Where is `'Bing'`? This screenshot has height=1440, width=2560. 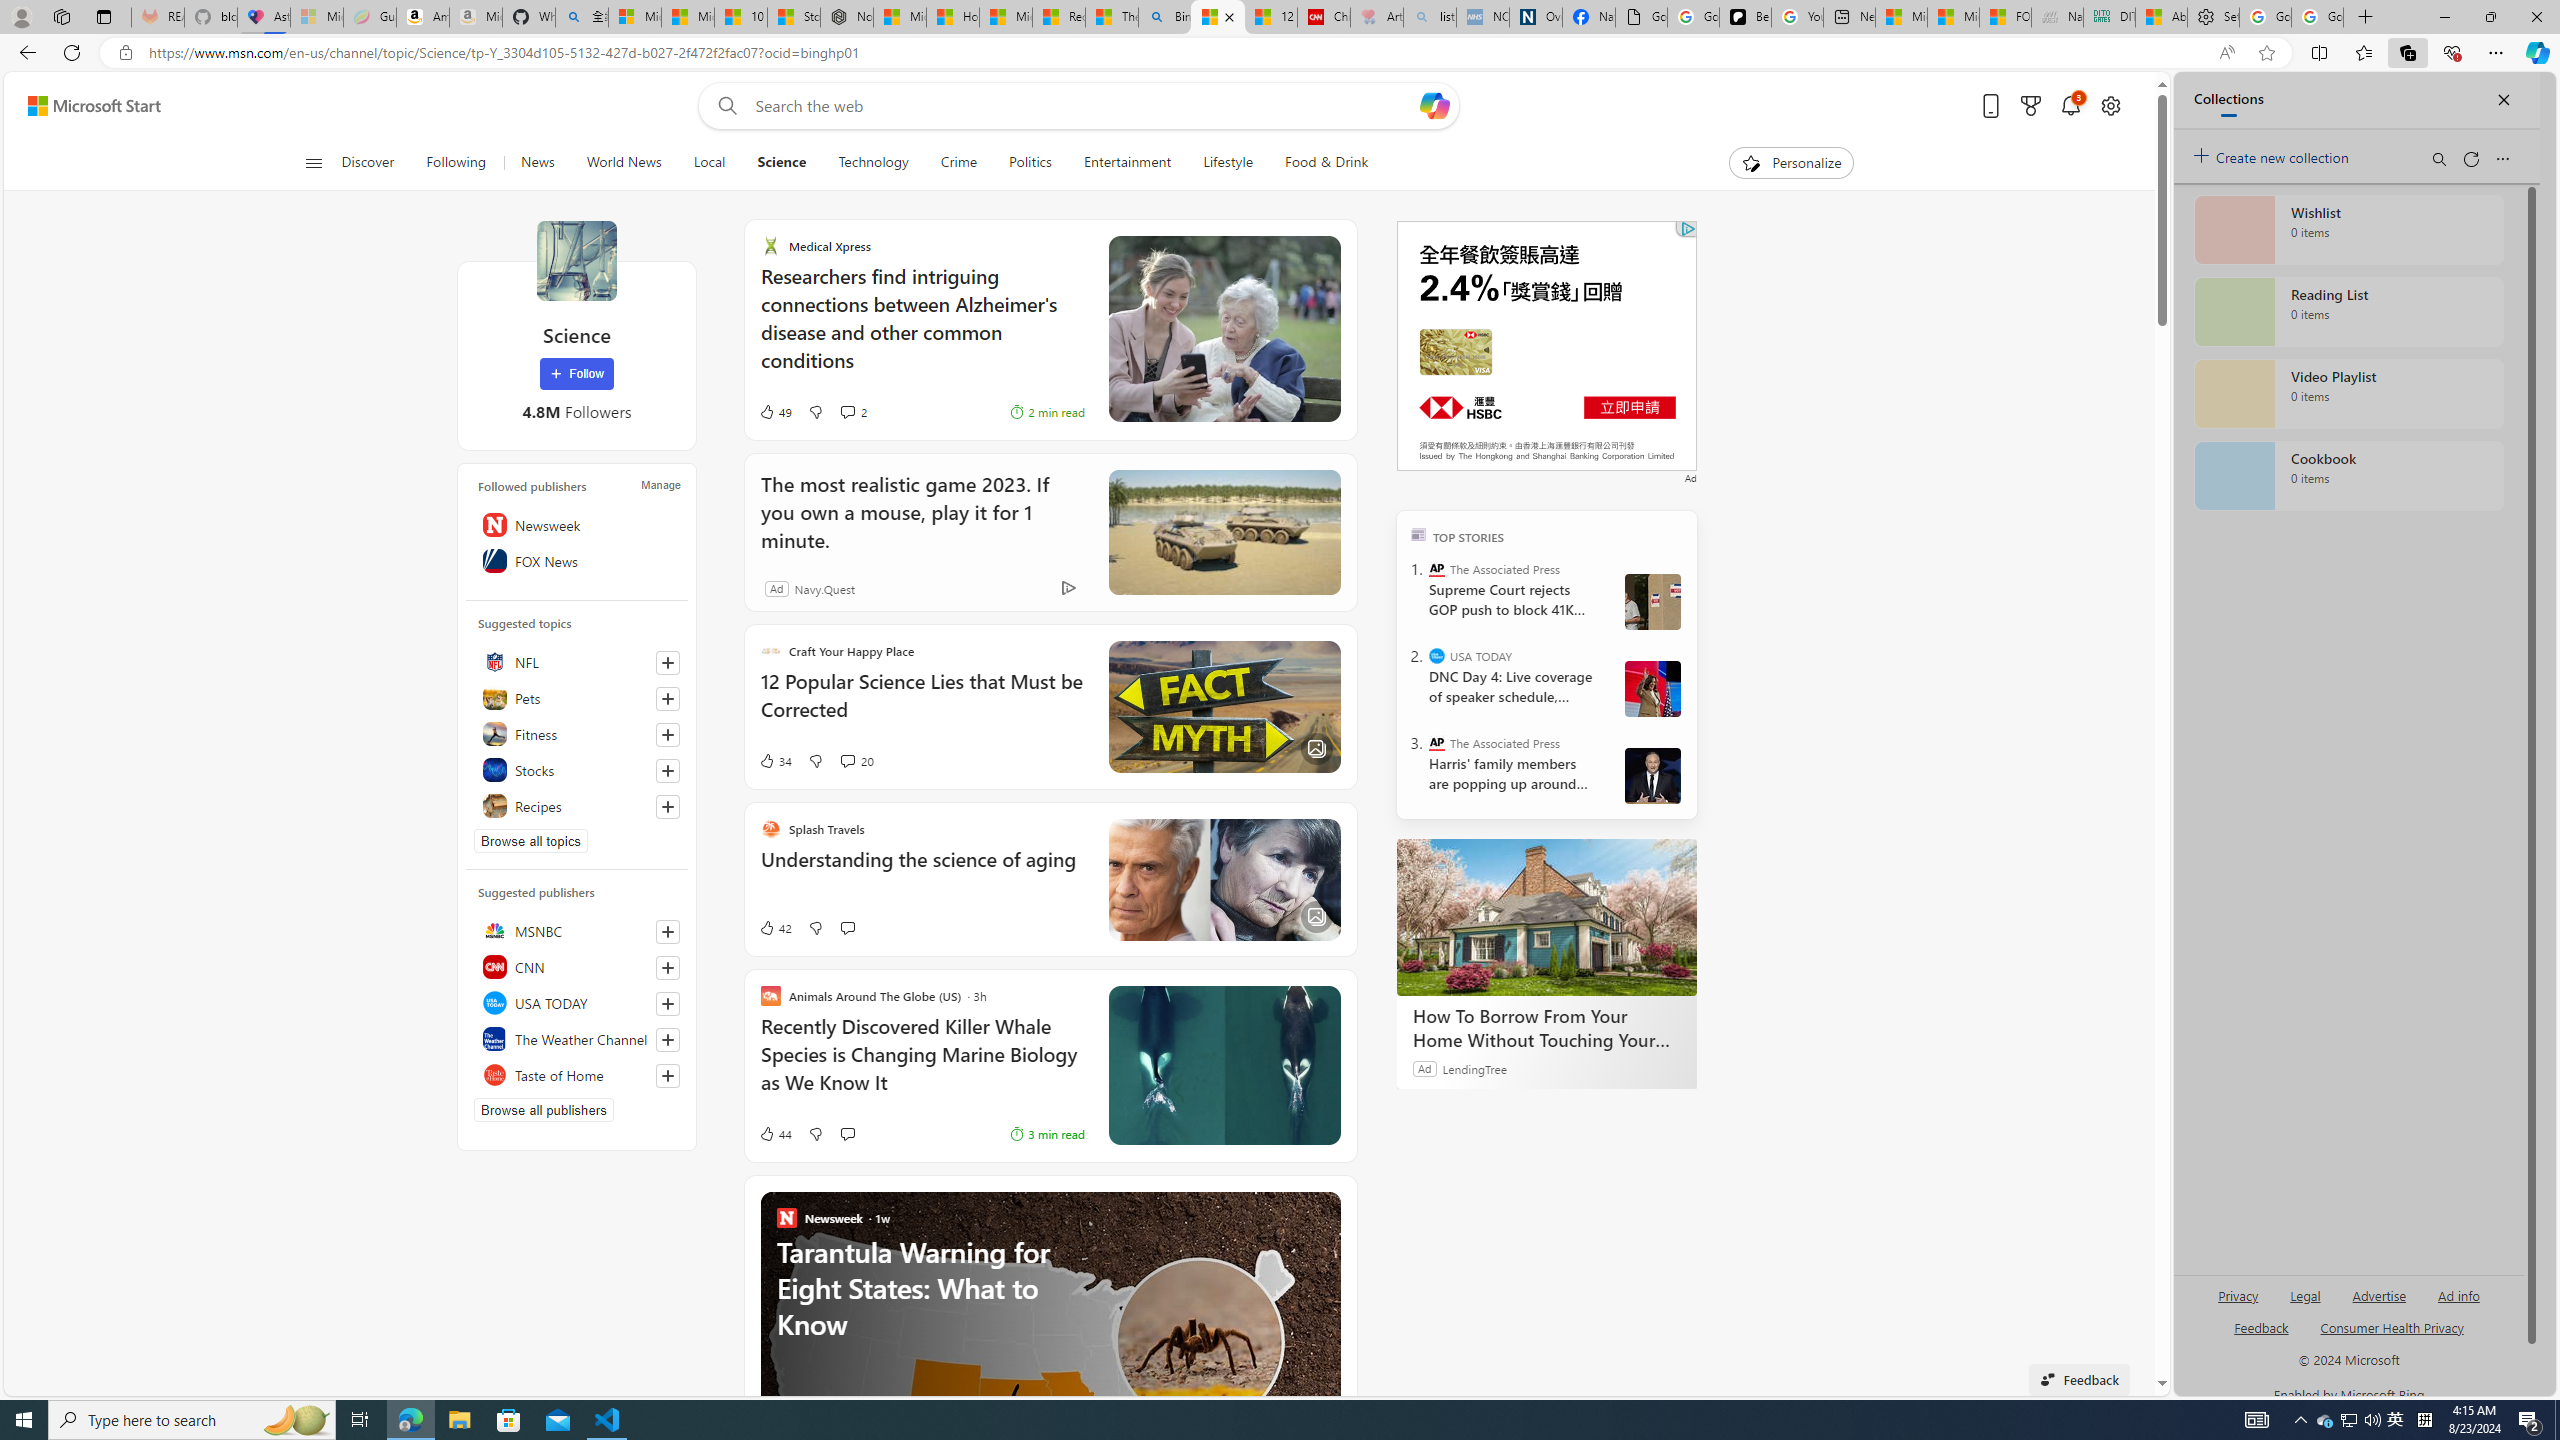
'Bing' is located at coordinates (1163, 16).